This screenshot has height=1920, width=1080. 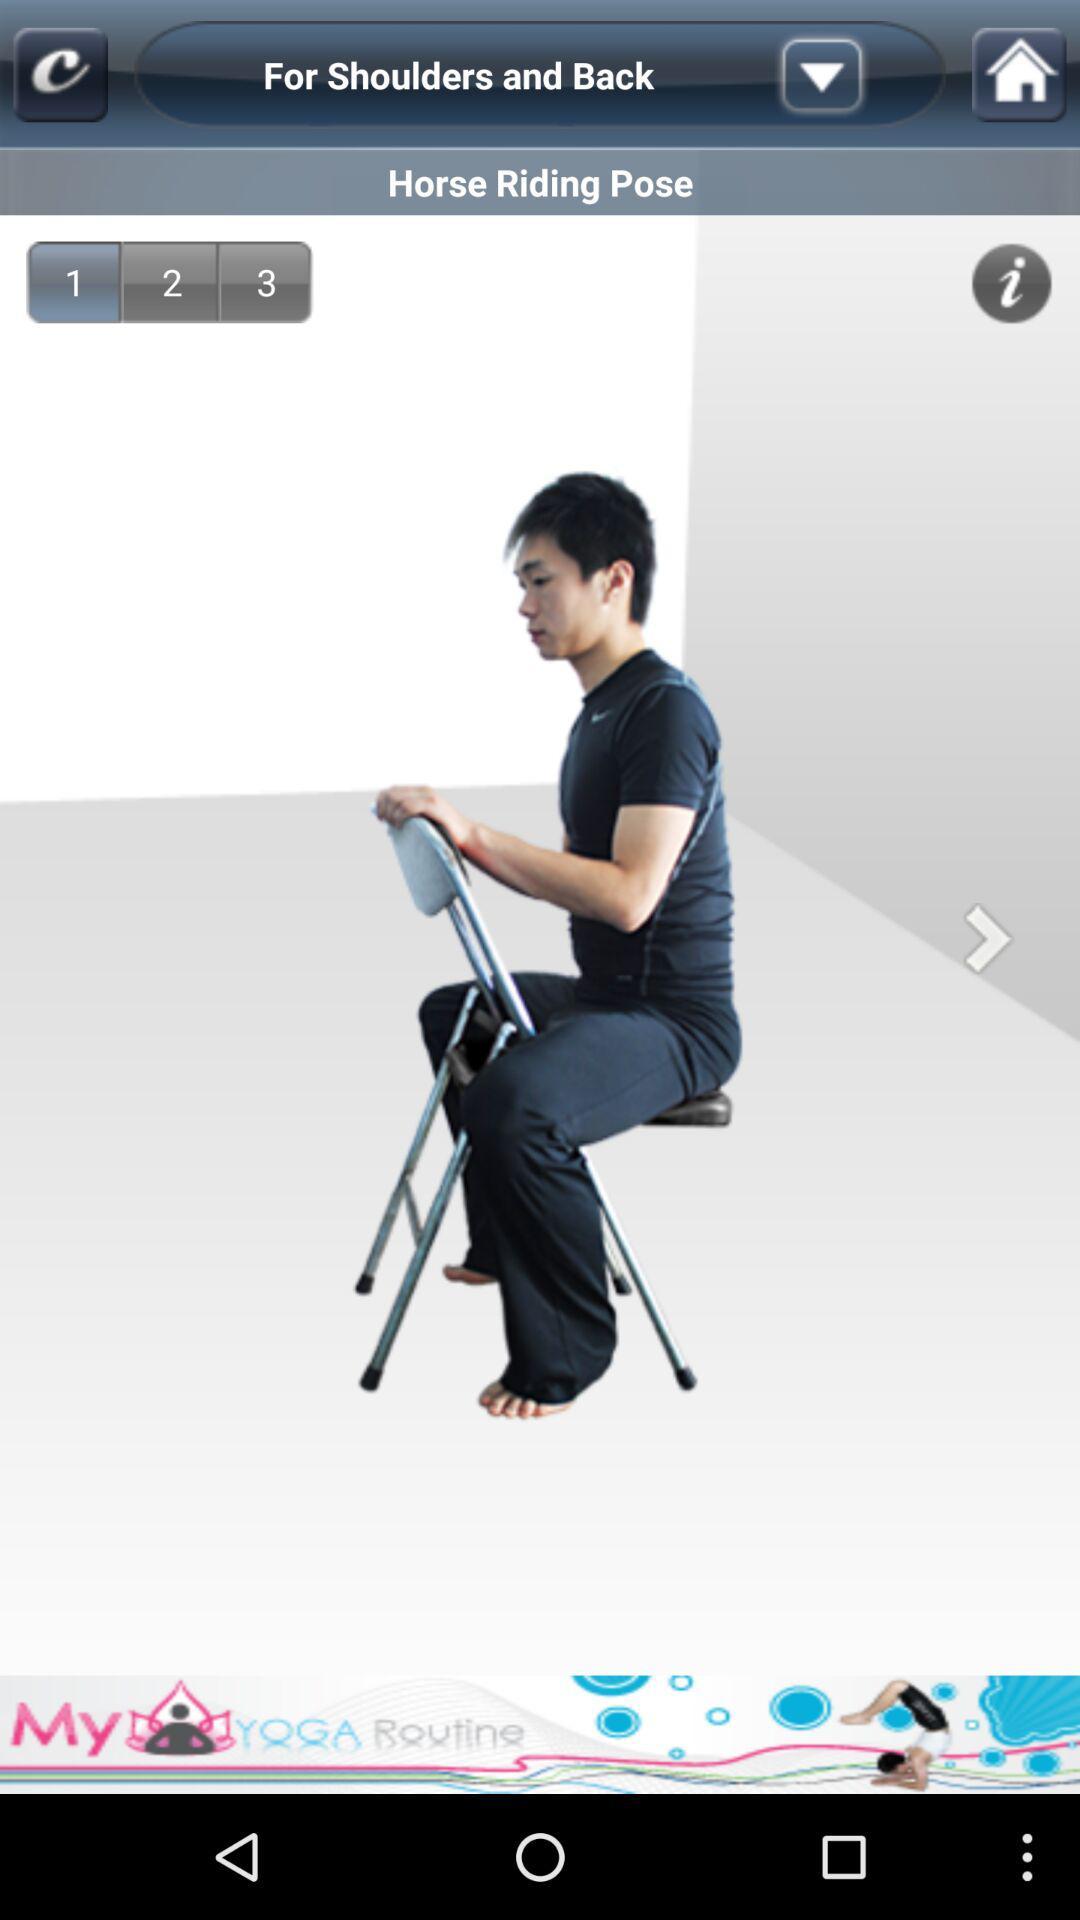 What do you see at coordinates (73, 281) in the screenshot?
I see `app to the left of the 2` at bounding box center [73, 281].